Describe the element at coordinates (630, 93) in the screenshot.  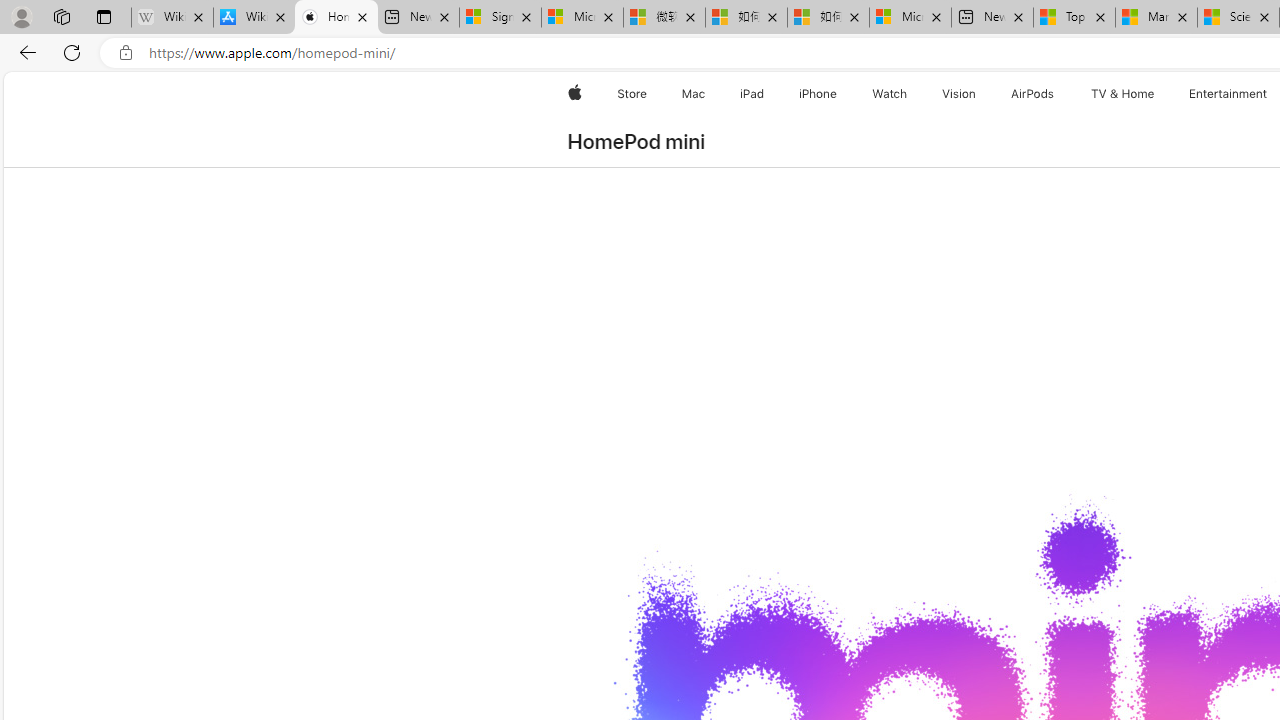
I see `'Store'` at that location.